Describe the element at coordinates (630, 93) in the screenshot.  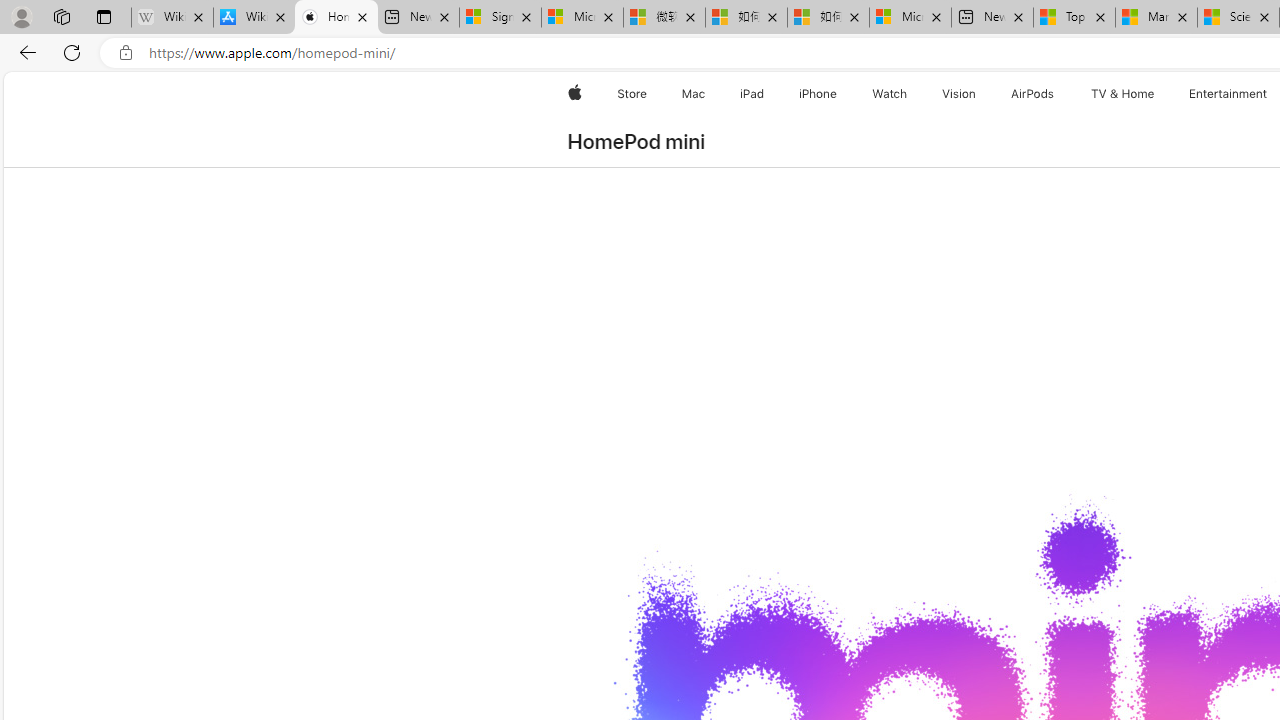
I see `'Store'` at that location.